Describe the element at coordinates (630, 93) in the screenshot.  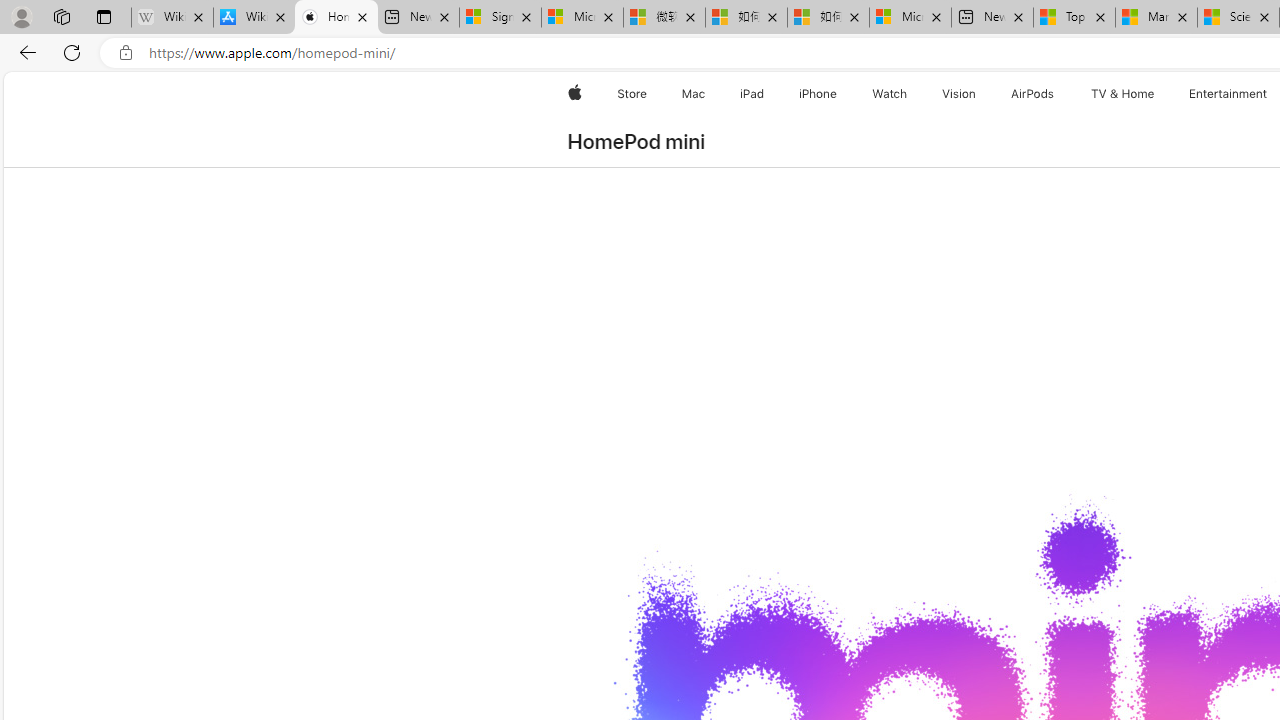
I see `'Store'` at that location.